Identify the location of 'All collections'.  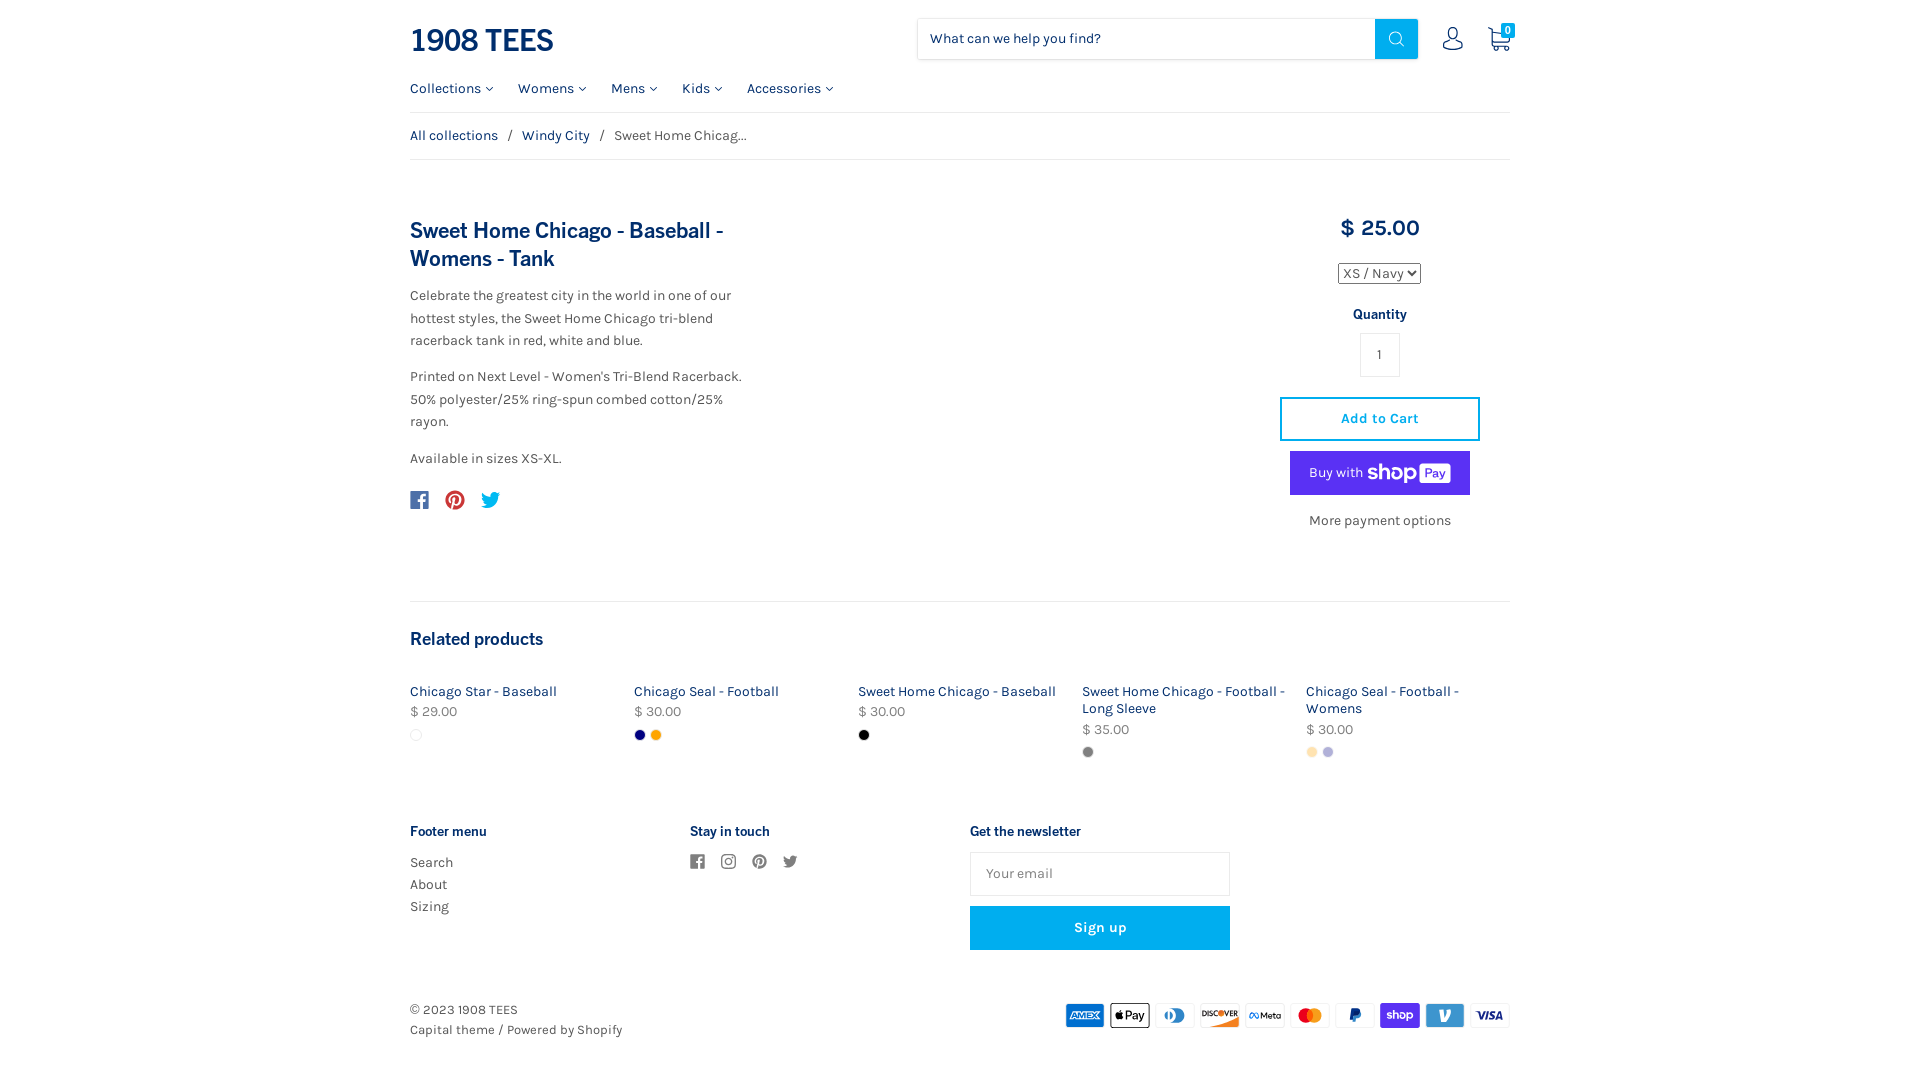
(453, 135).